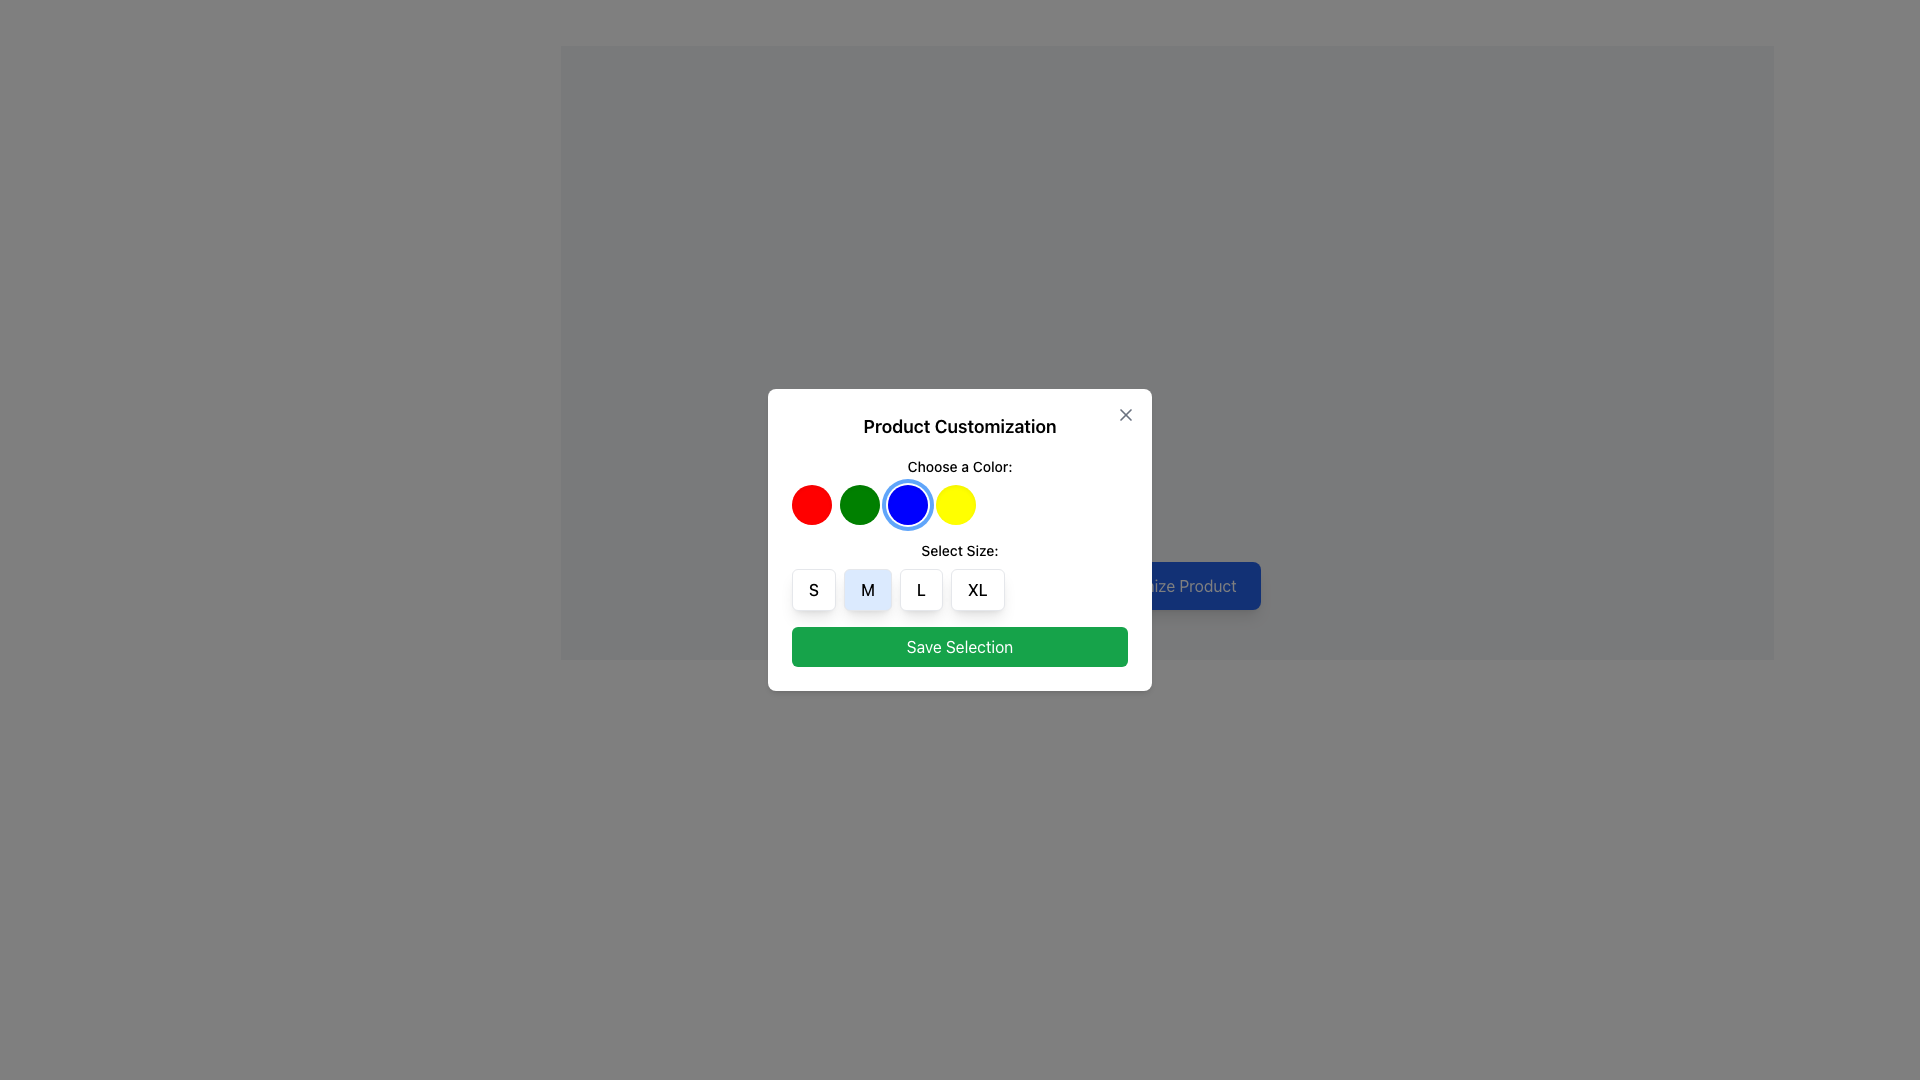 This screenshot has height=1080, width=1920. What do you see at coordinates (977, 589) in the screenshot?
I see `the 'XL' button, which is the fourth button in a horizontal group of size options under the 'Select Size:' label` at bounding box center [977, 589].